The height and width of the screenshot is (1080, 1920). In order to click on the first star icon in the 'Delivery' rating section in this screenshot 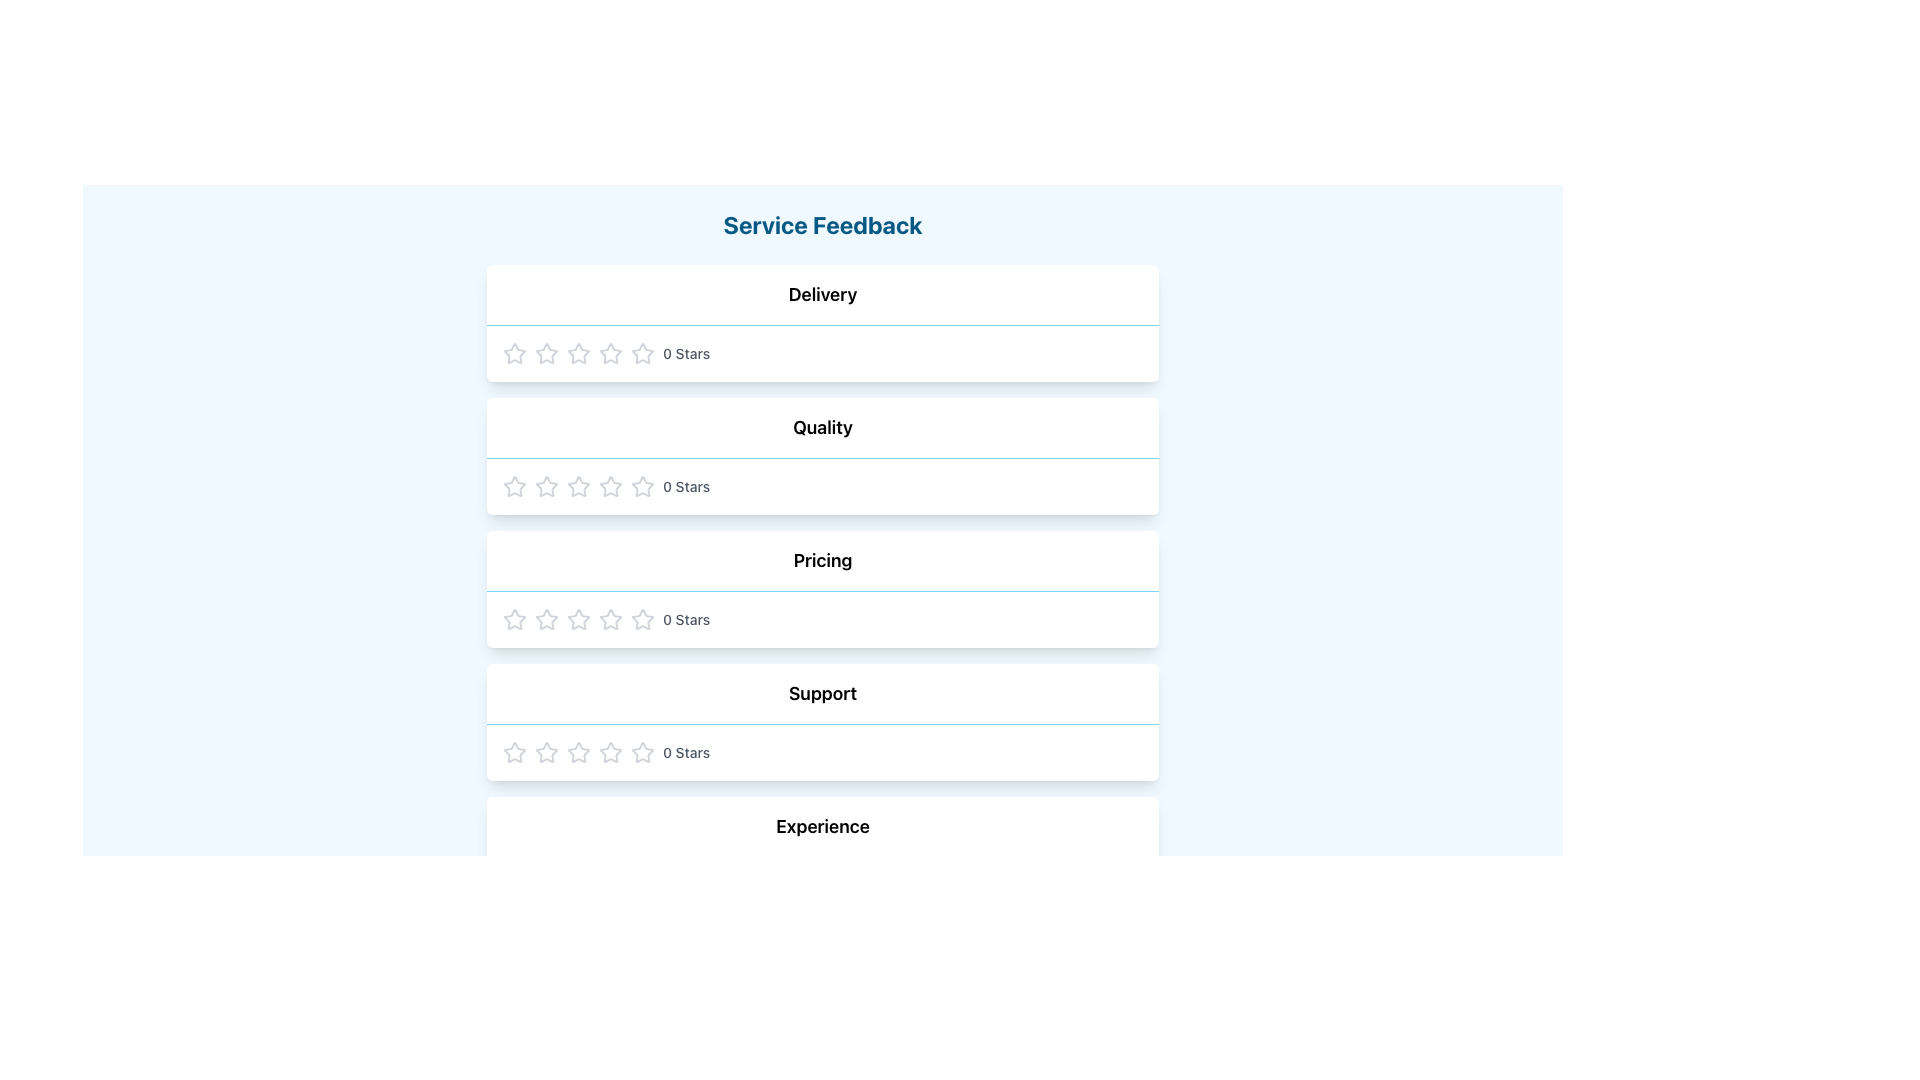, I will do `click(547, 352)`.